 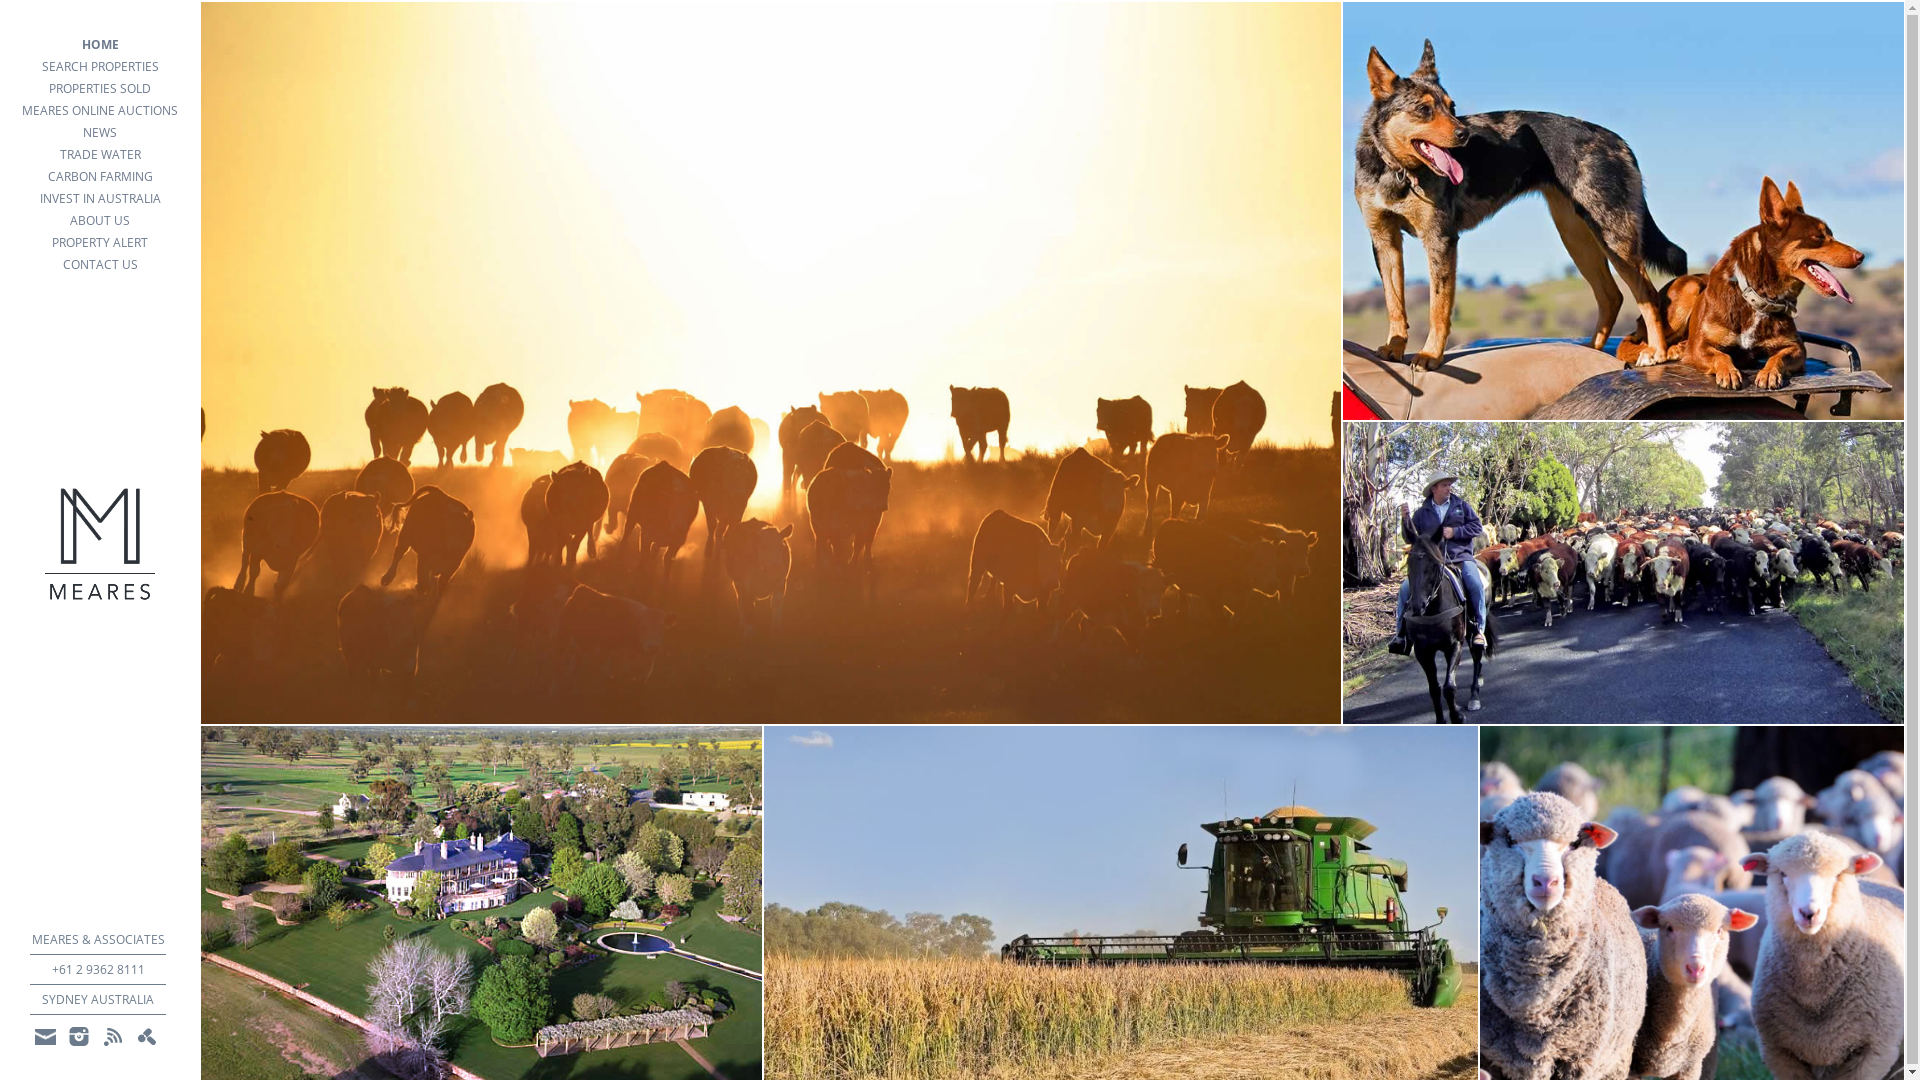 What do you see at coordinates (99, 87) in the screenshot?
I see `'PROPERTIES SOLD'` at bounding box center [99, 87].